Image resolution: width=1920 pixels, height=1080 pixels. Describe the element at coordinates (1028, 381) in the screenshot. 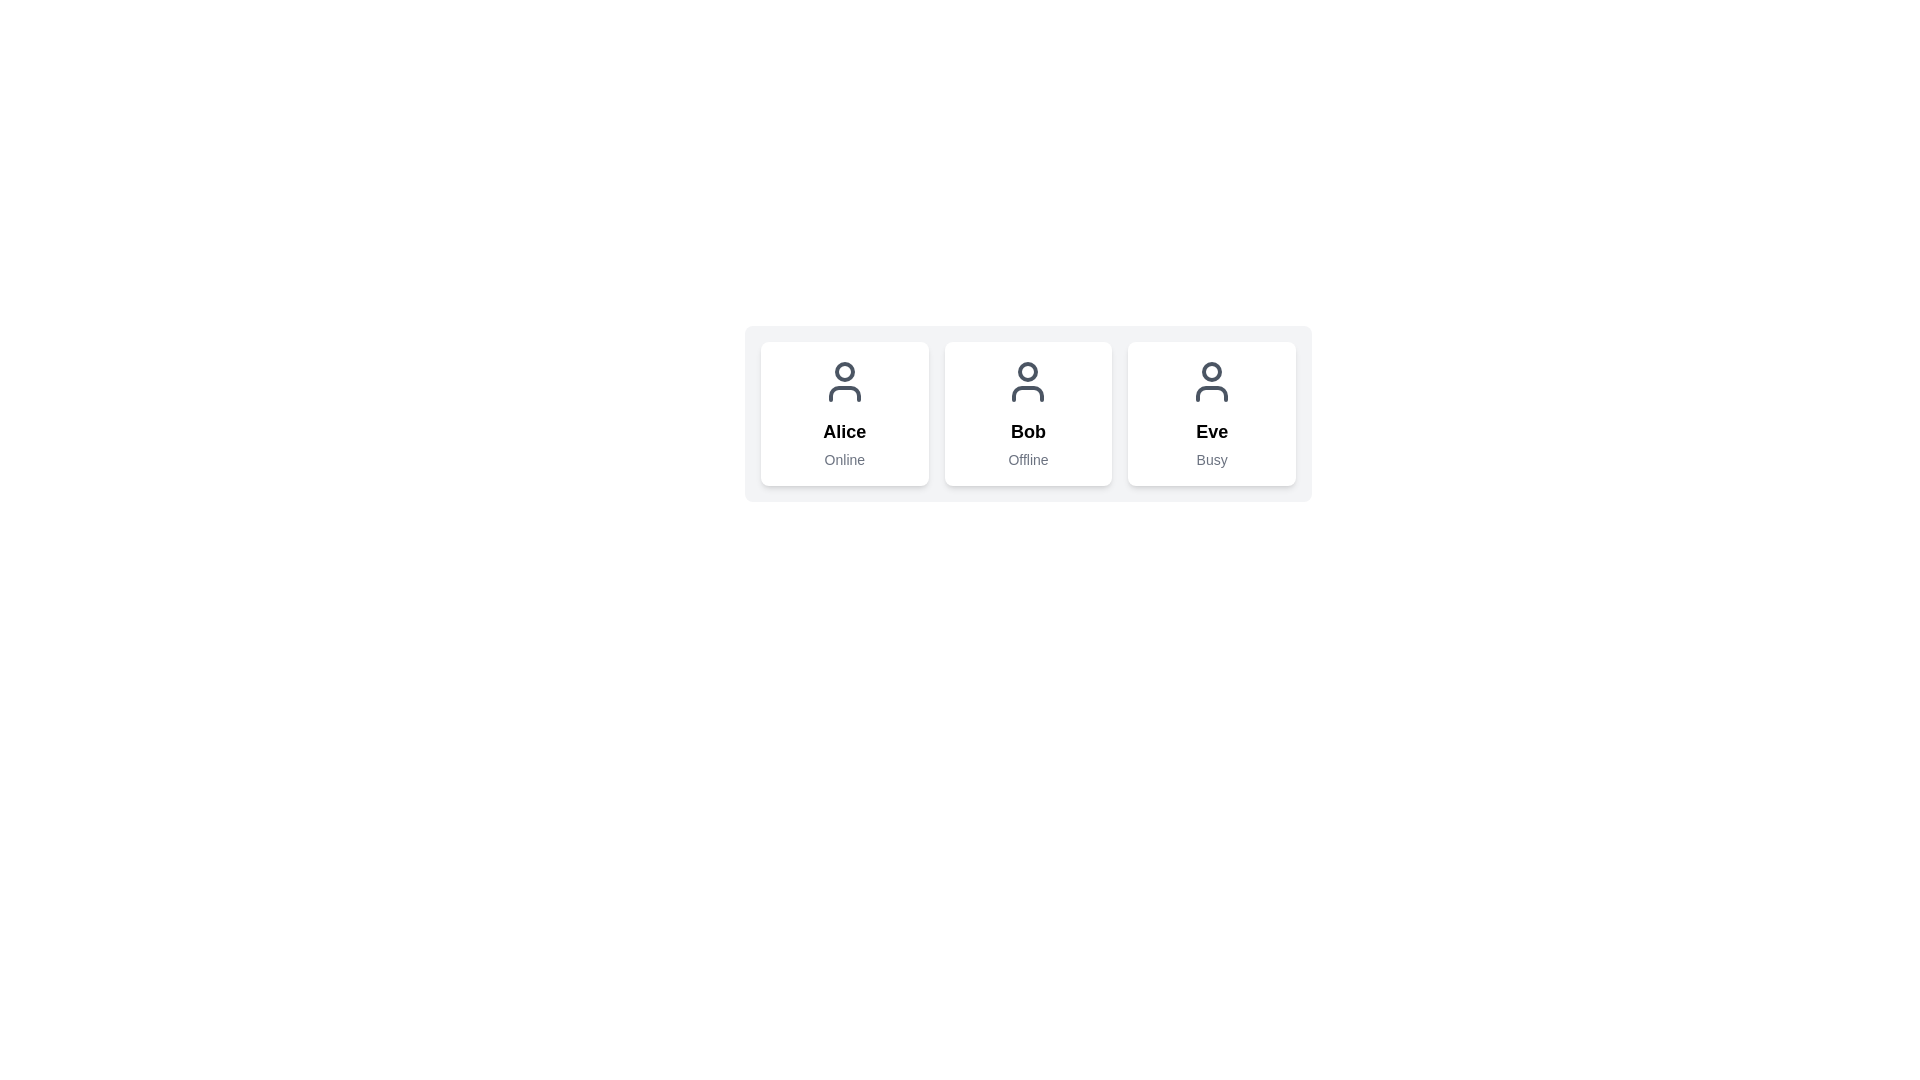

I see `the user icon for 'Bob', which is a circular shape resembling a head and shoulders, located at the top center of the user card displaying the status 'Offline'` at that location.